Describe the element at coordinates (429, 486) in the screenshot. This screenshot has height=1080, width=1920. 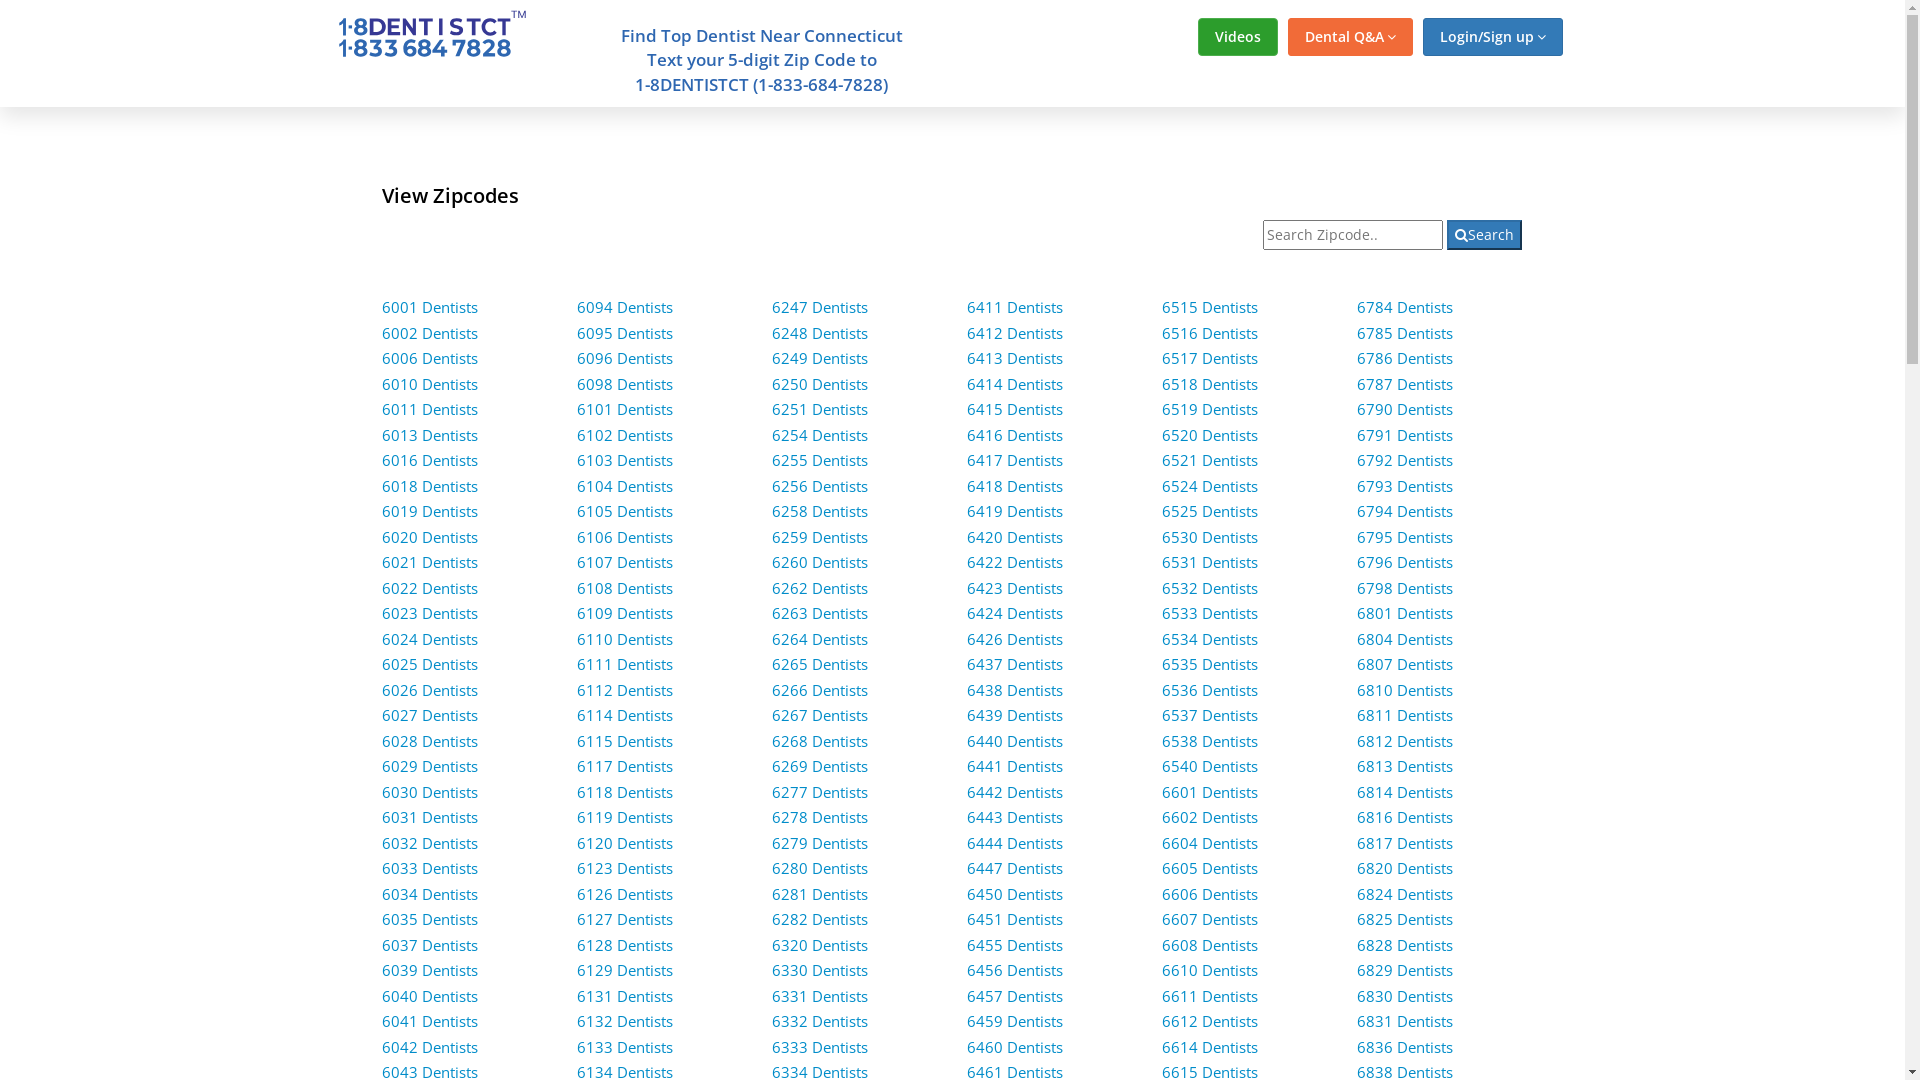
I see `'6018 Dentists'` at that location.